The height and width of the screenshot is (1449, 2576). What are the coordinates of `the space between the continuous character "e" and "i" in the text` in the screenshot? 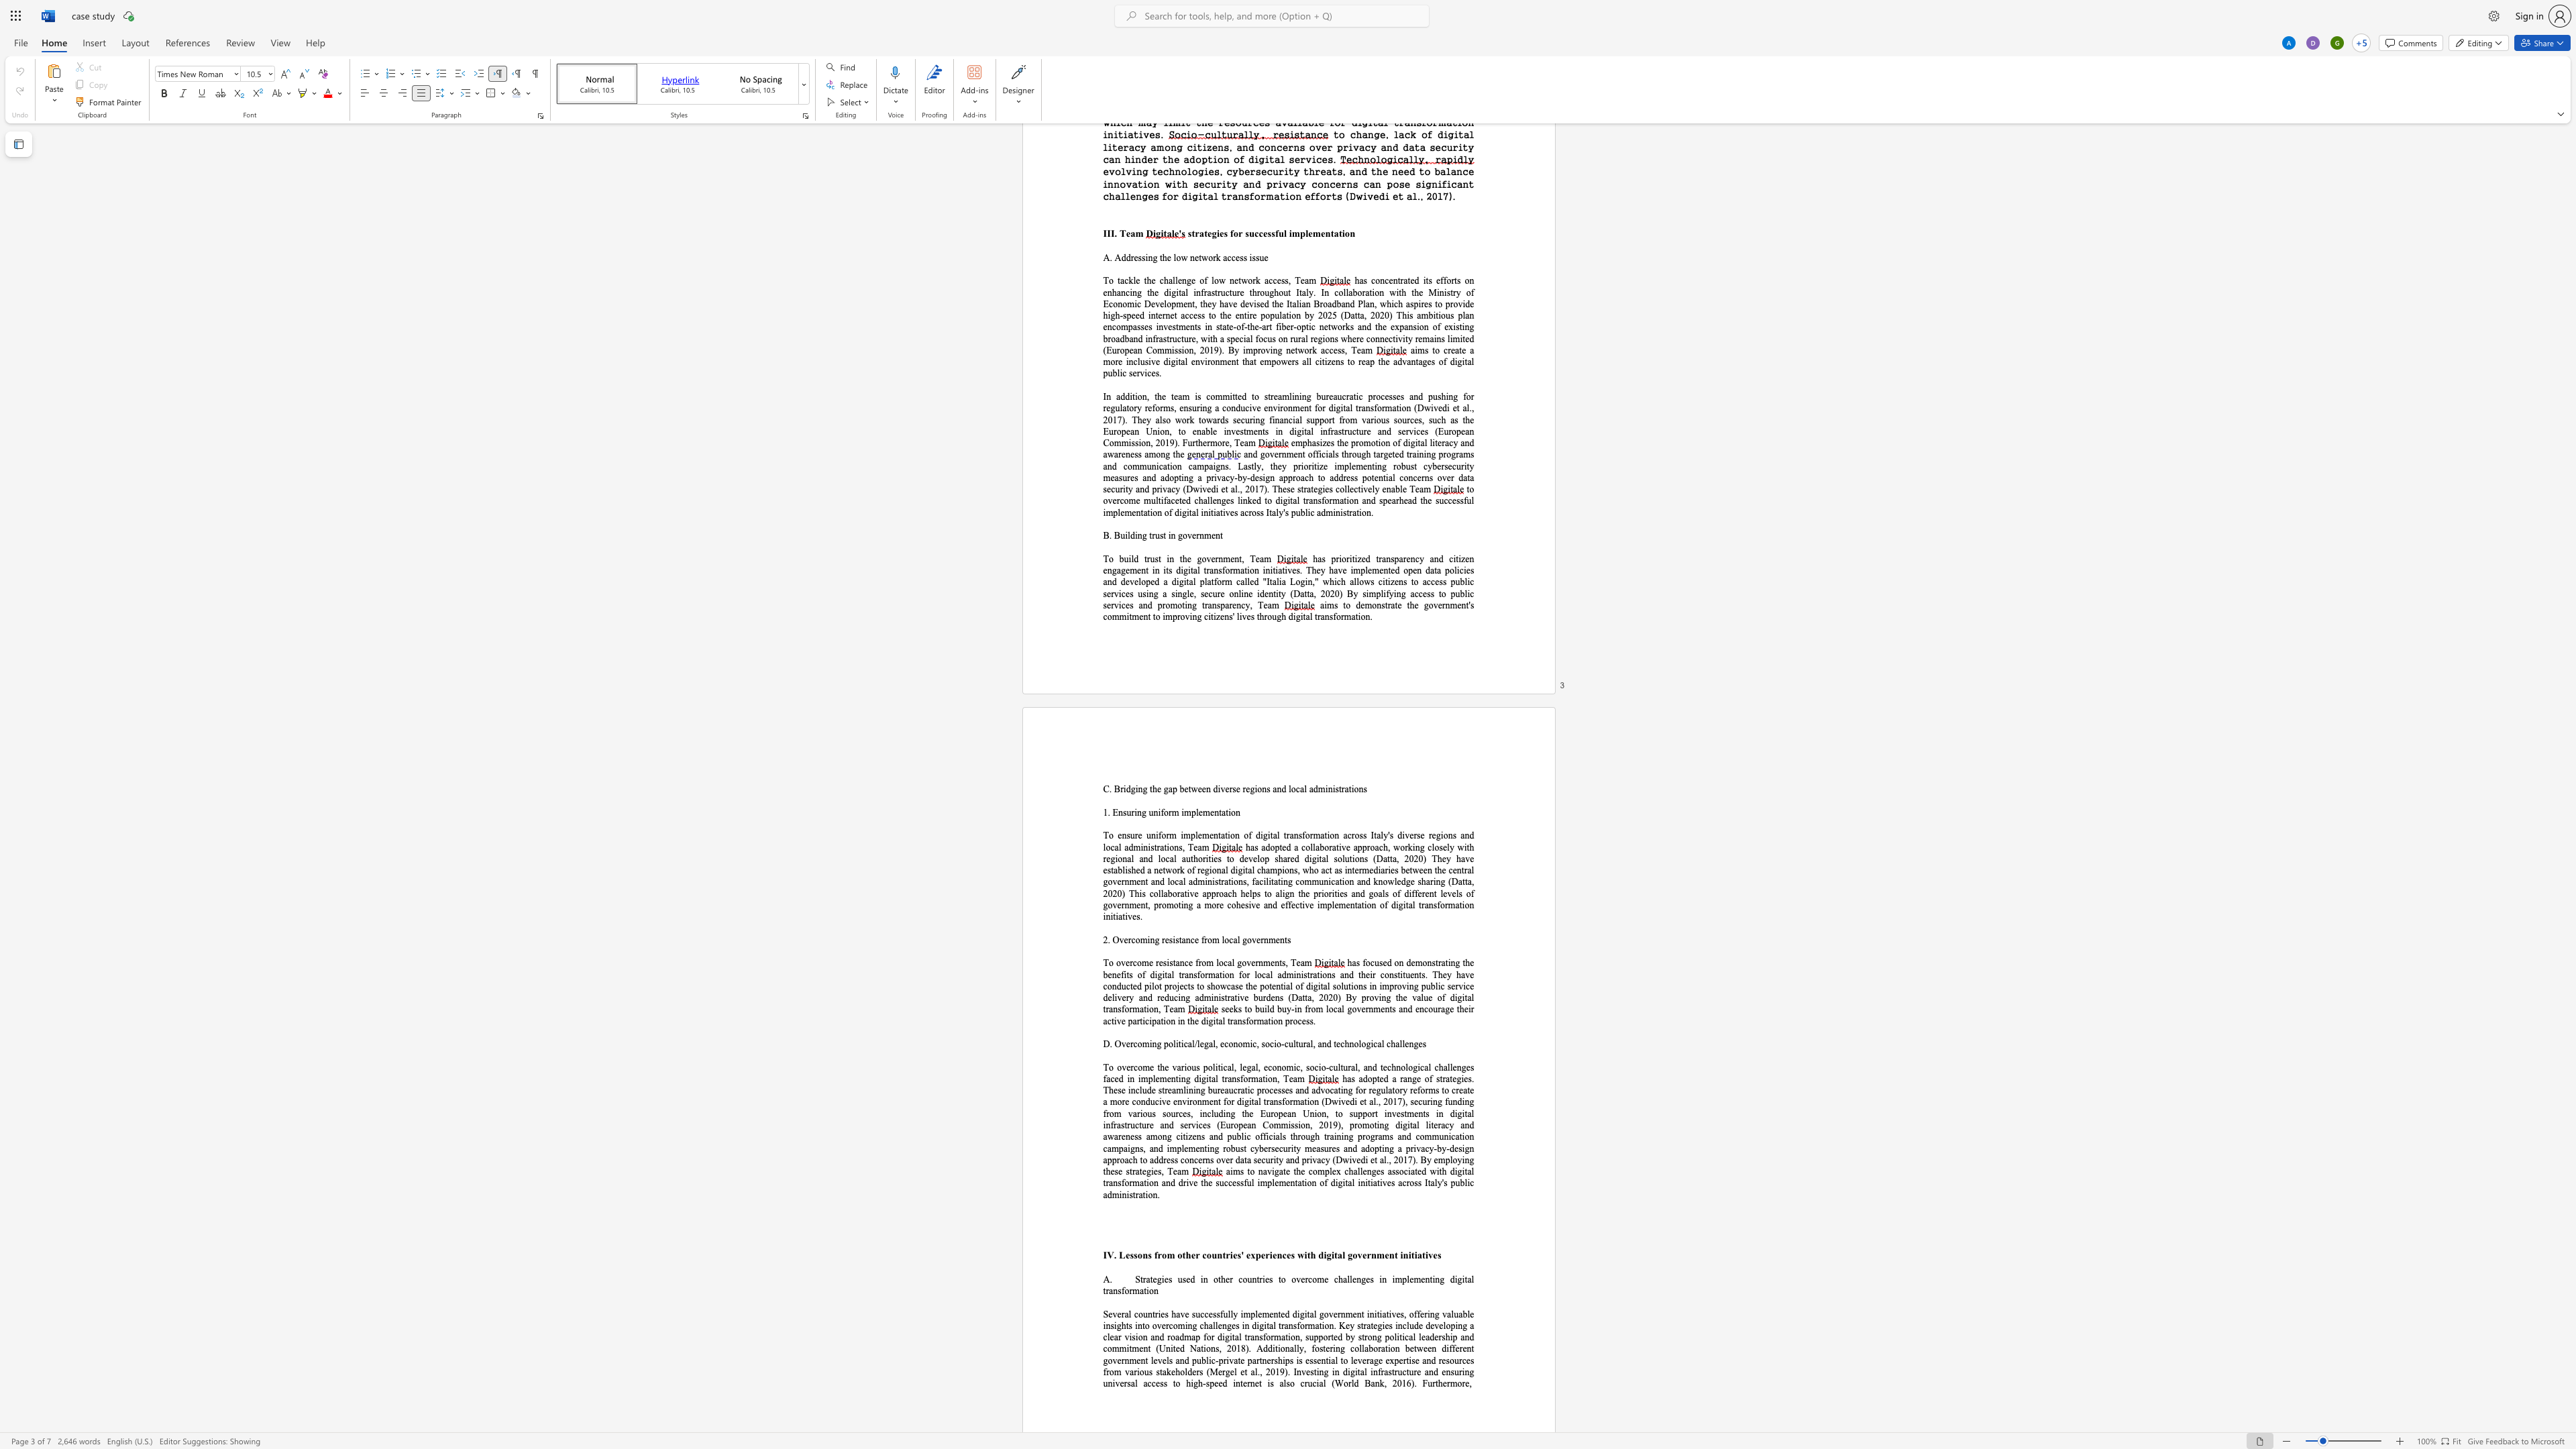 It's located at (1466, 1008).